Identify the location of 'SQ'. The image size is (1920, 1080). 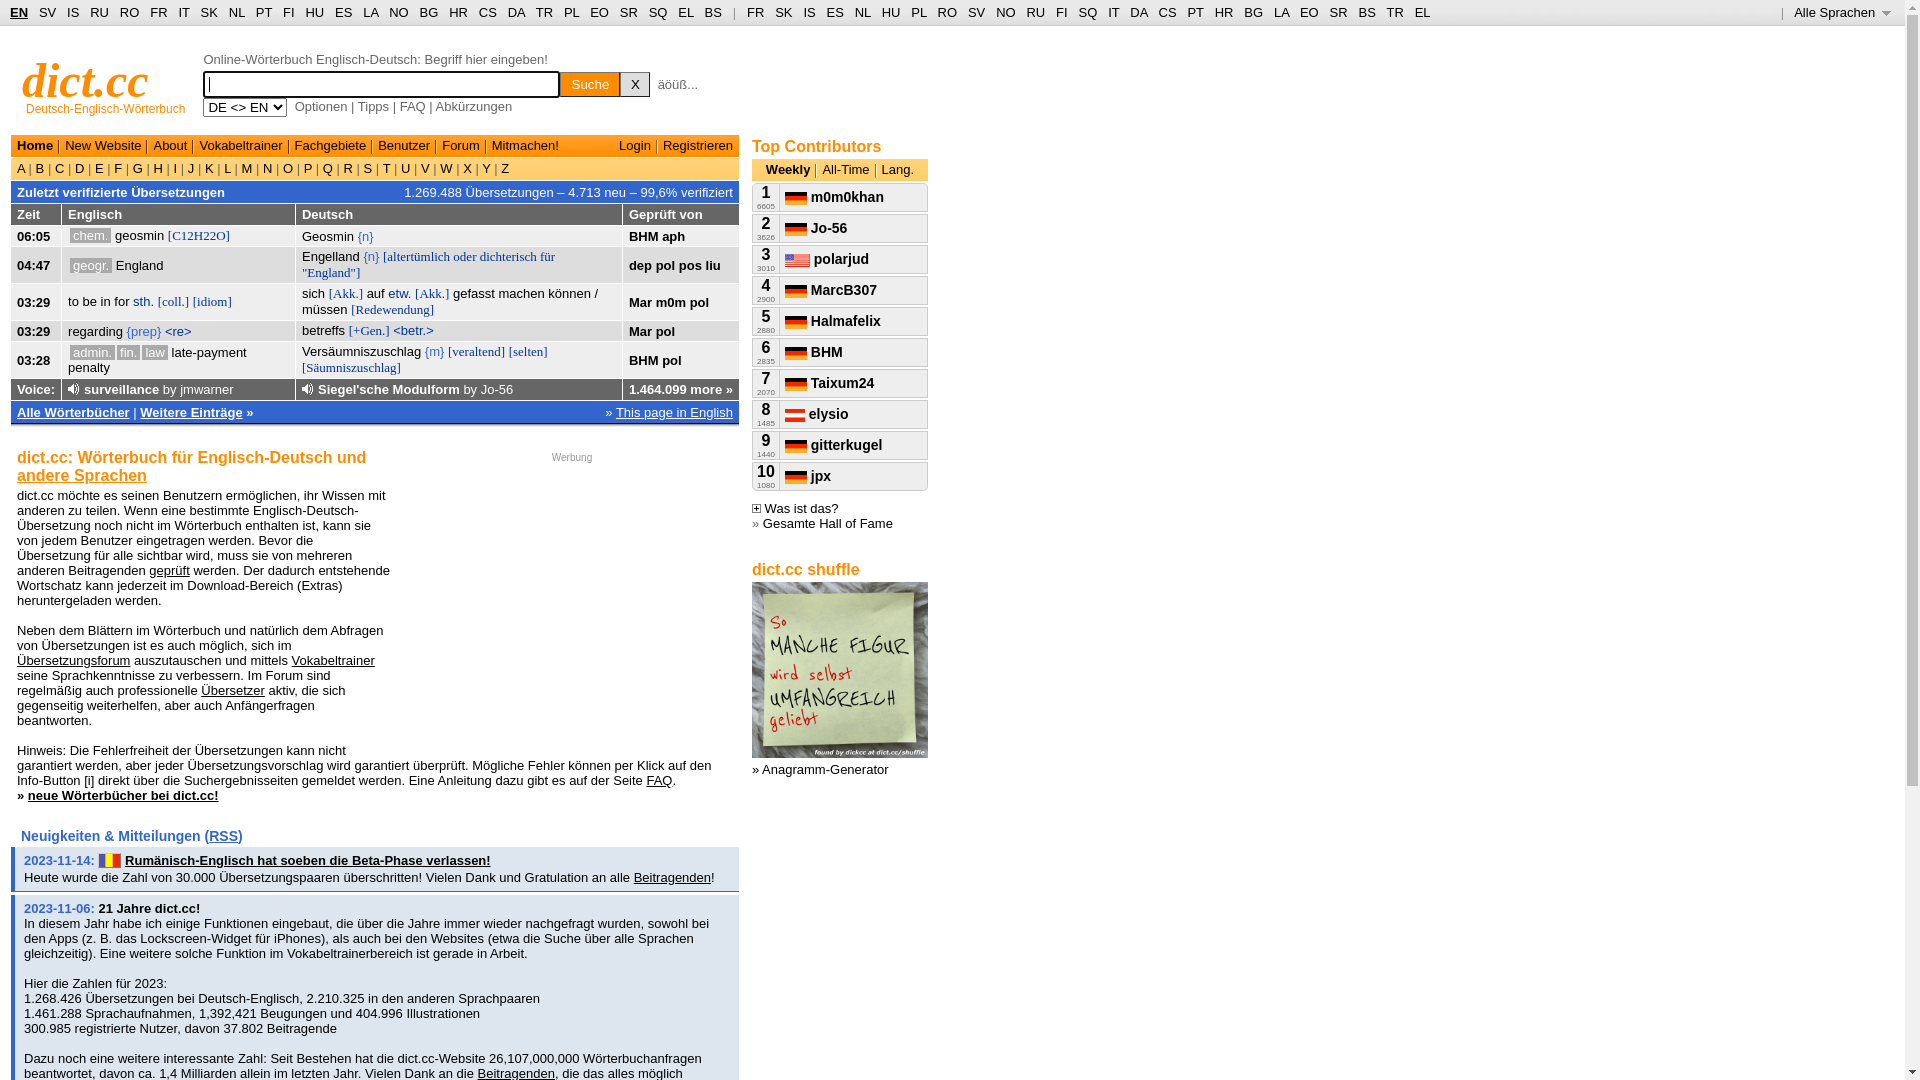
(1086, 12).